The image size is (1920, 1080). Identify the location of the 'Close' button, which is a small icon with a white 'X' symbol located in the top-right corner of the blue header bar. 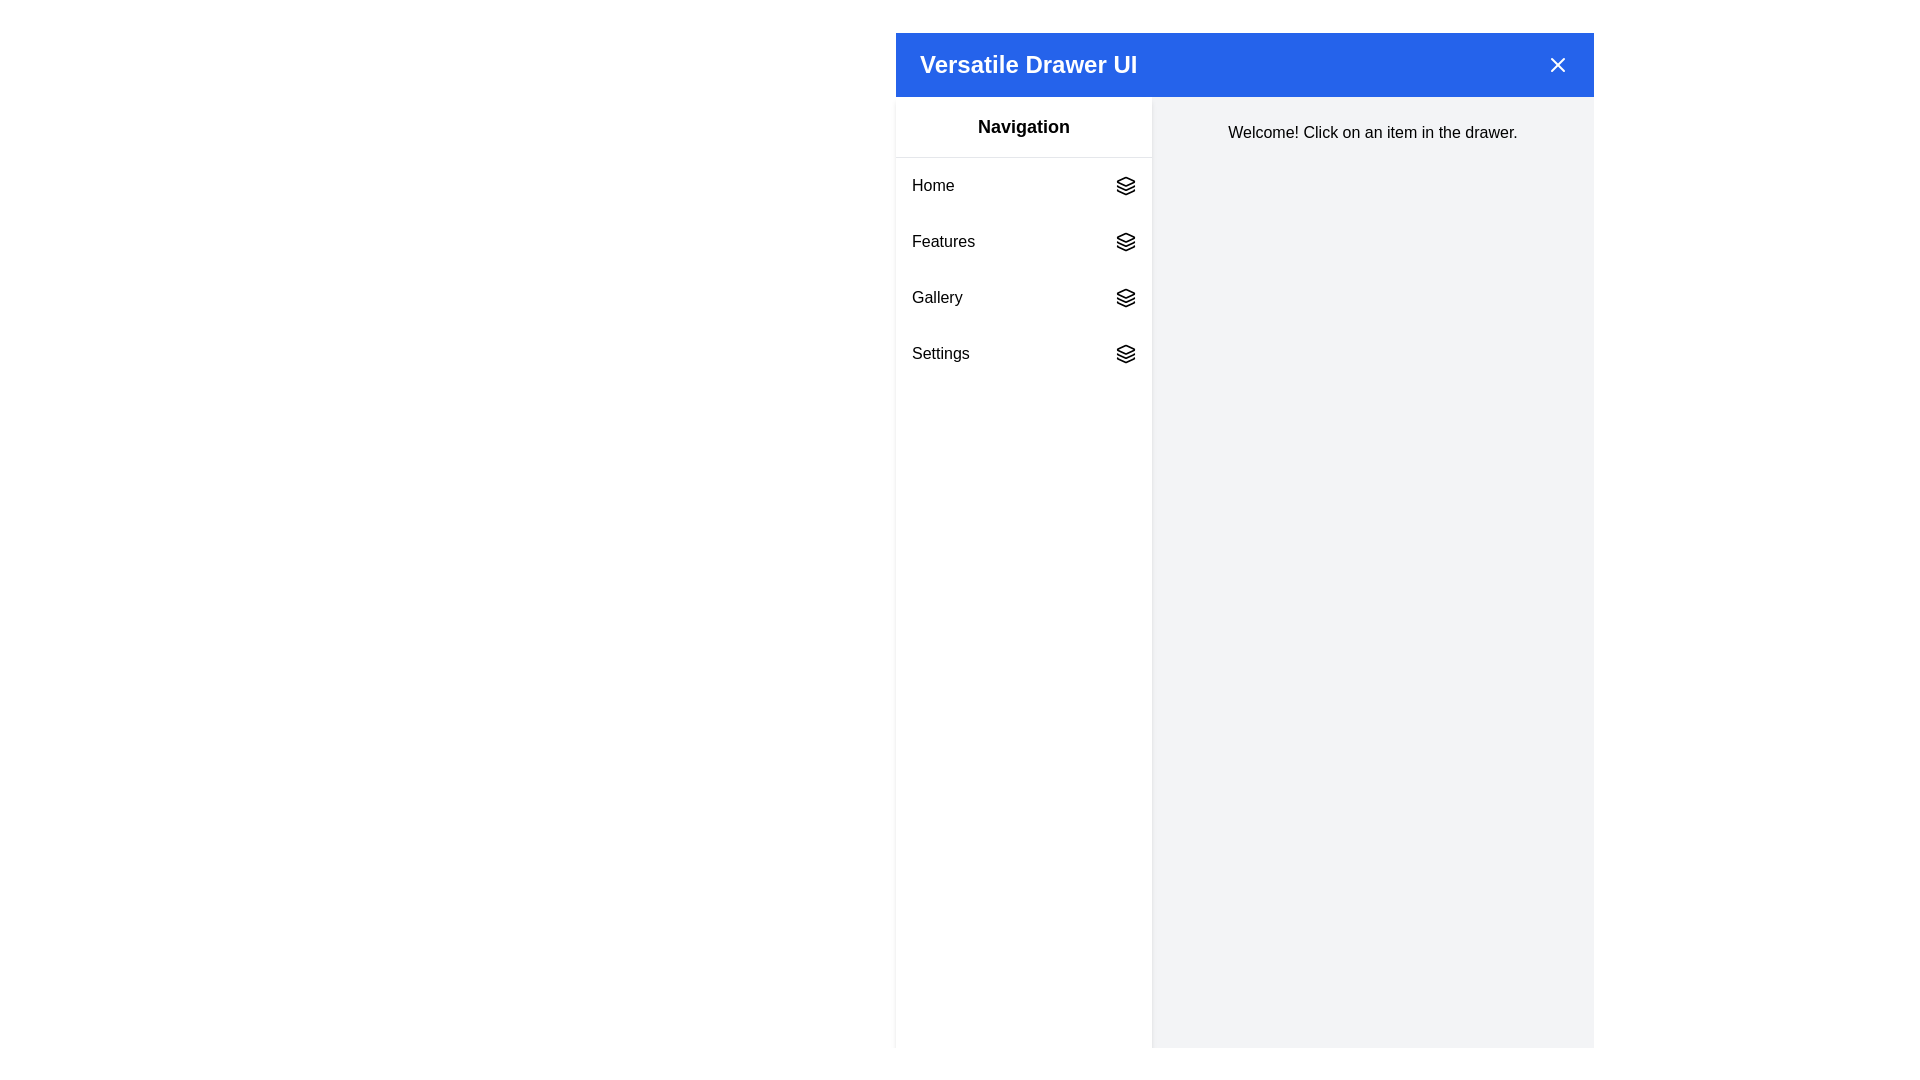
(1557, 64).